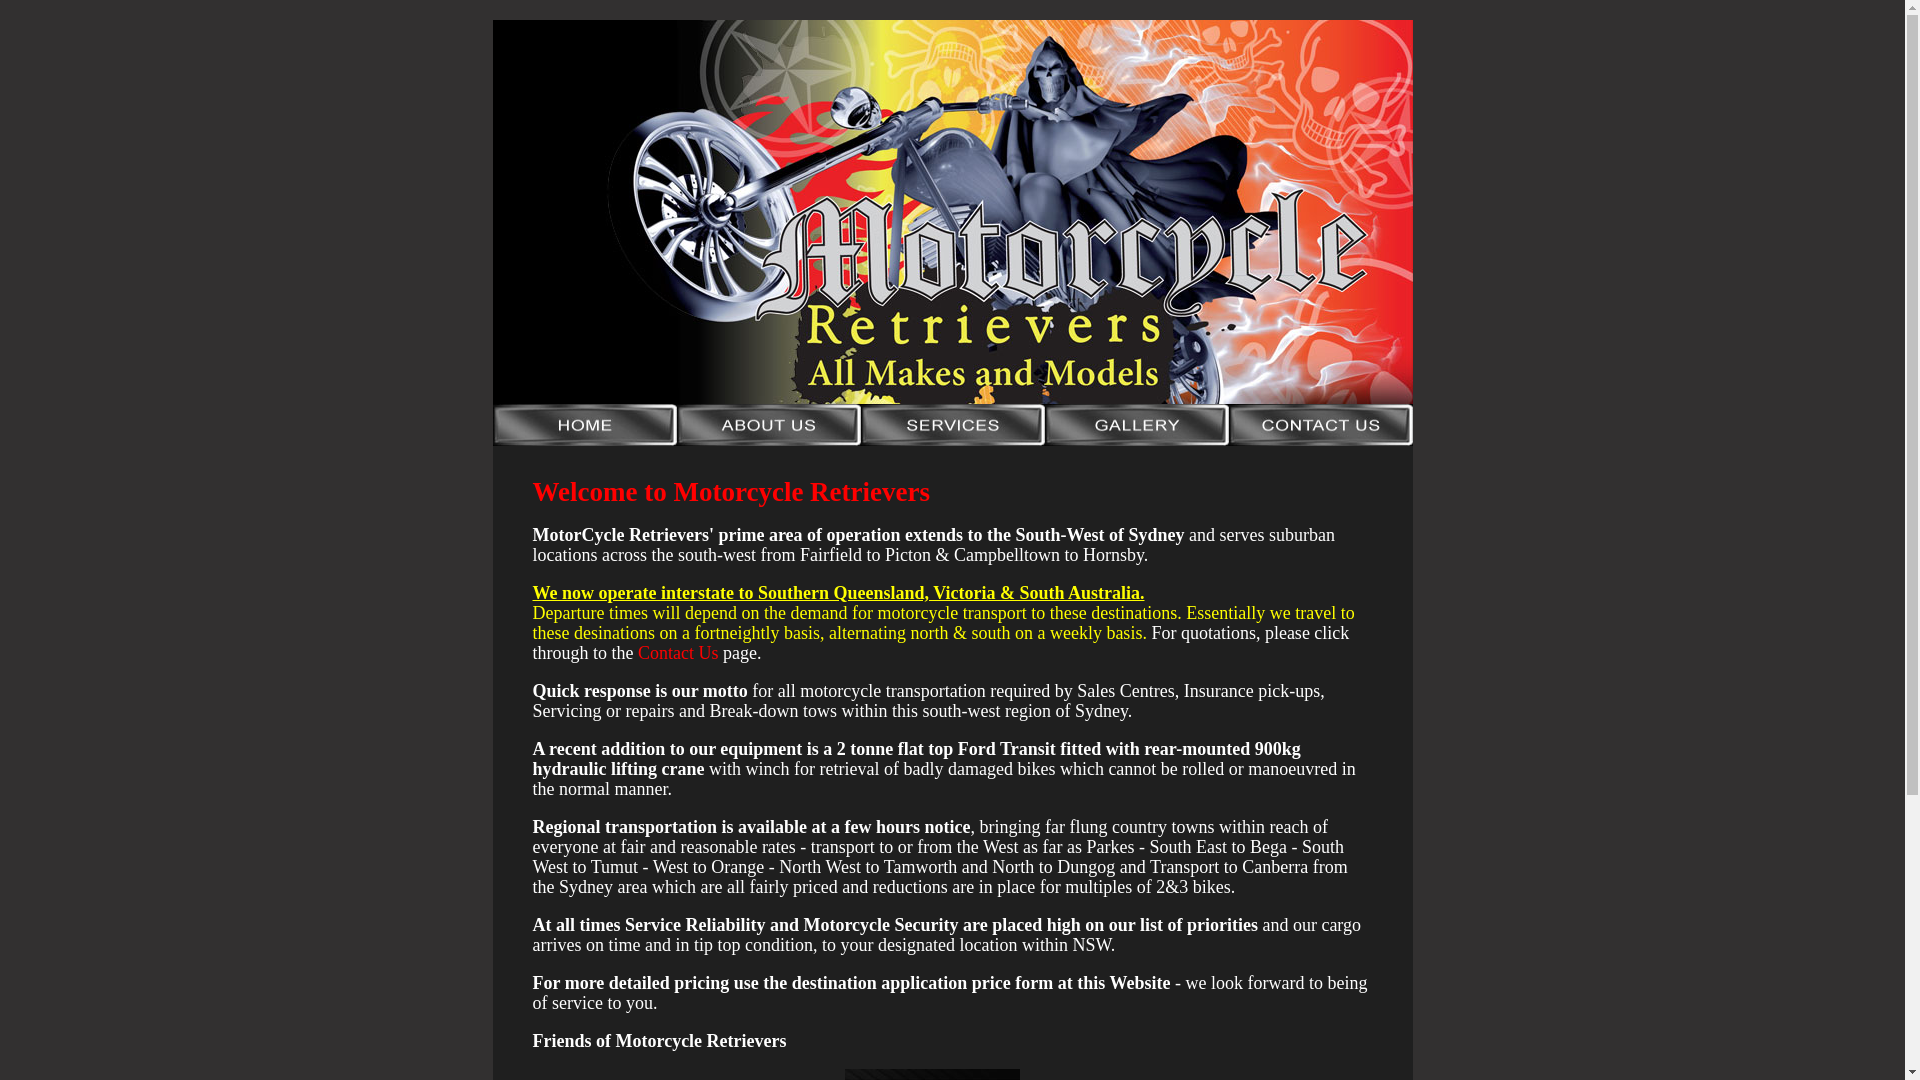  Describe the element at coordinates (678, 652) in the screenshot. I see `'Contact Us'` at that location.